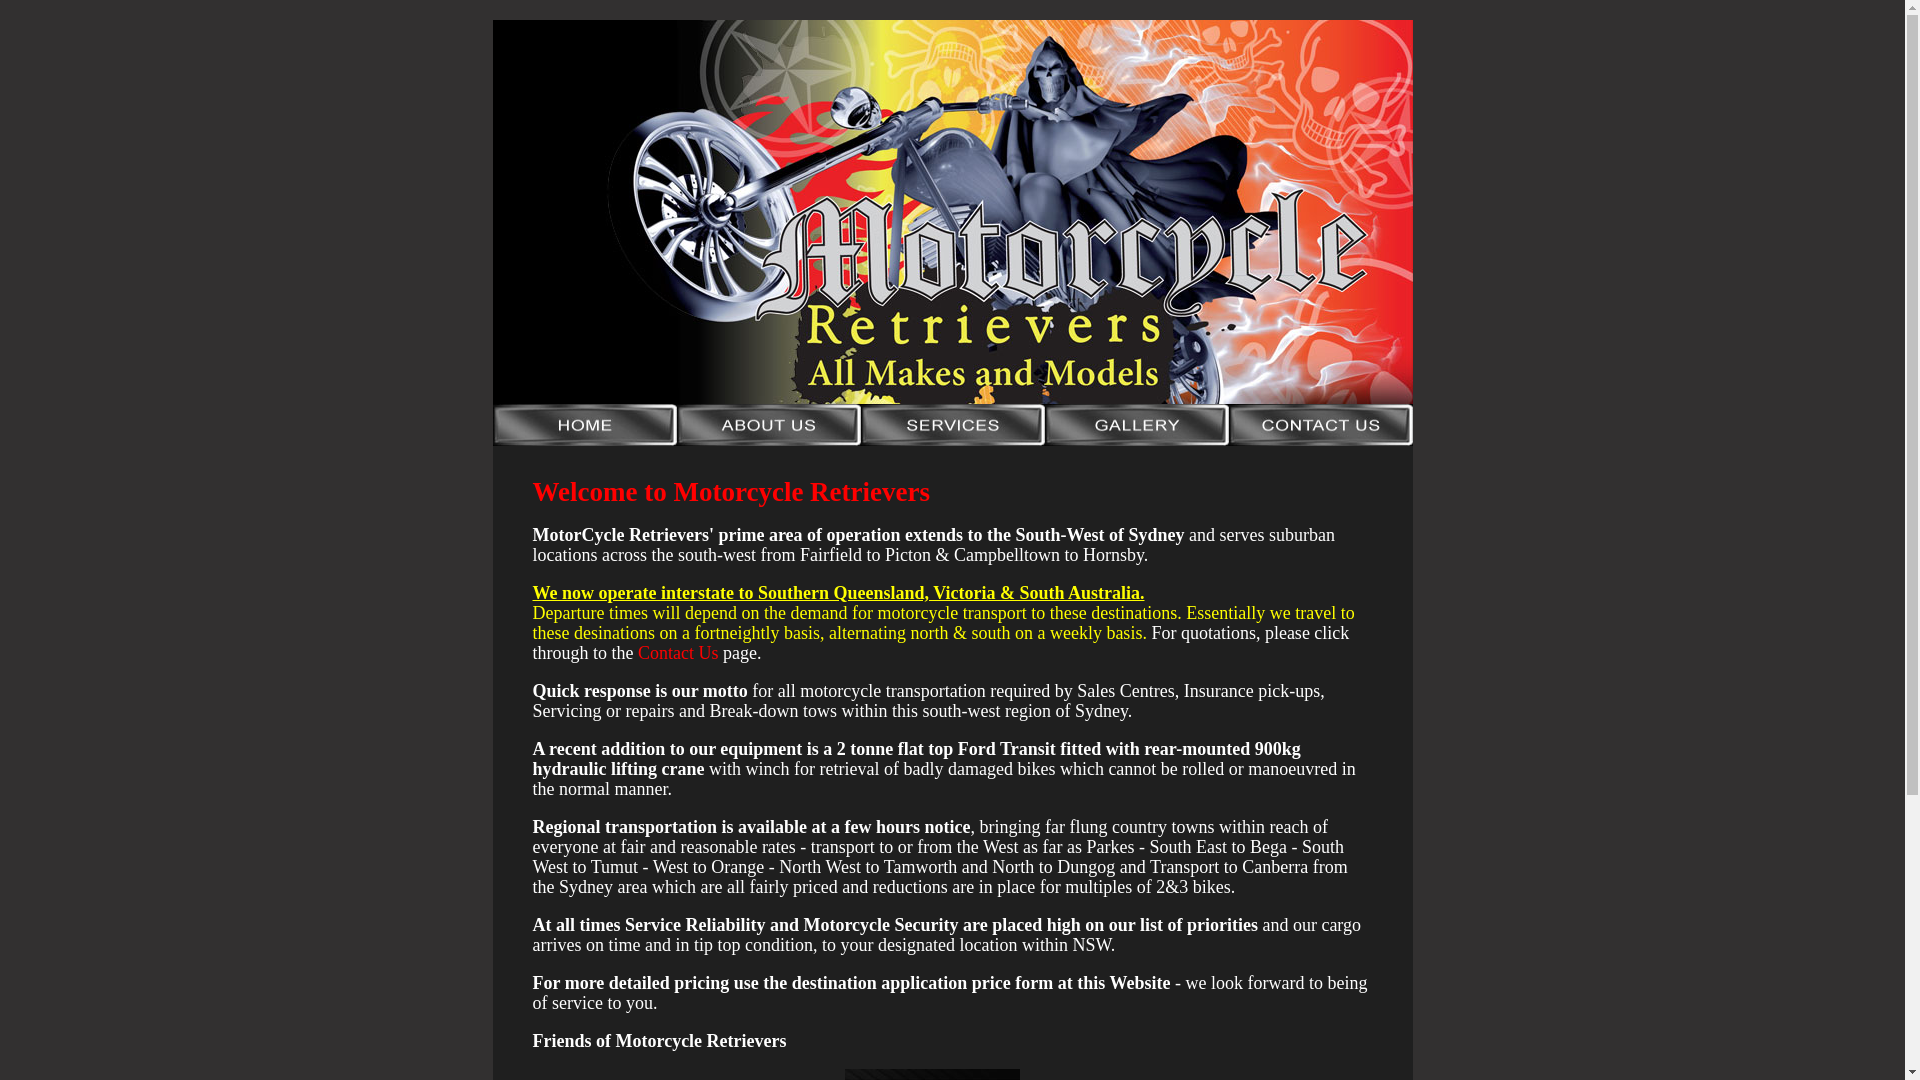  Describe the element at coordinates (678, 652) in the screenshot. I see `'Contact Us'` at that location.